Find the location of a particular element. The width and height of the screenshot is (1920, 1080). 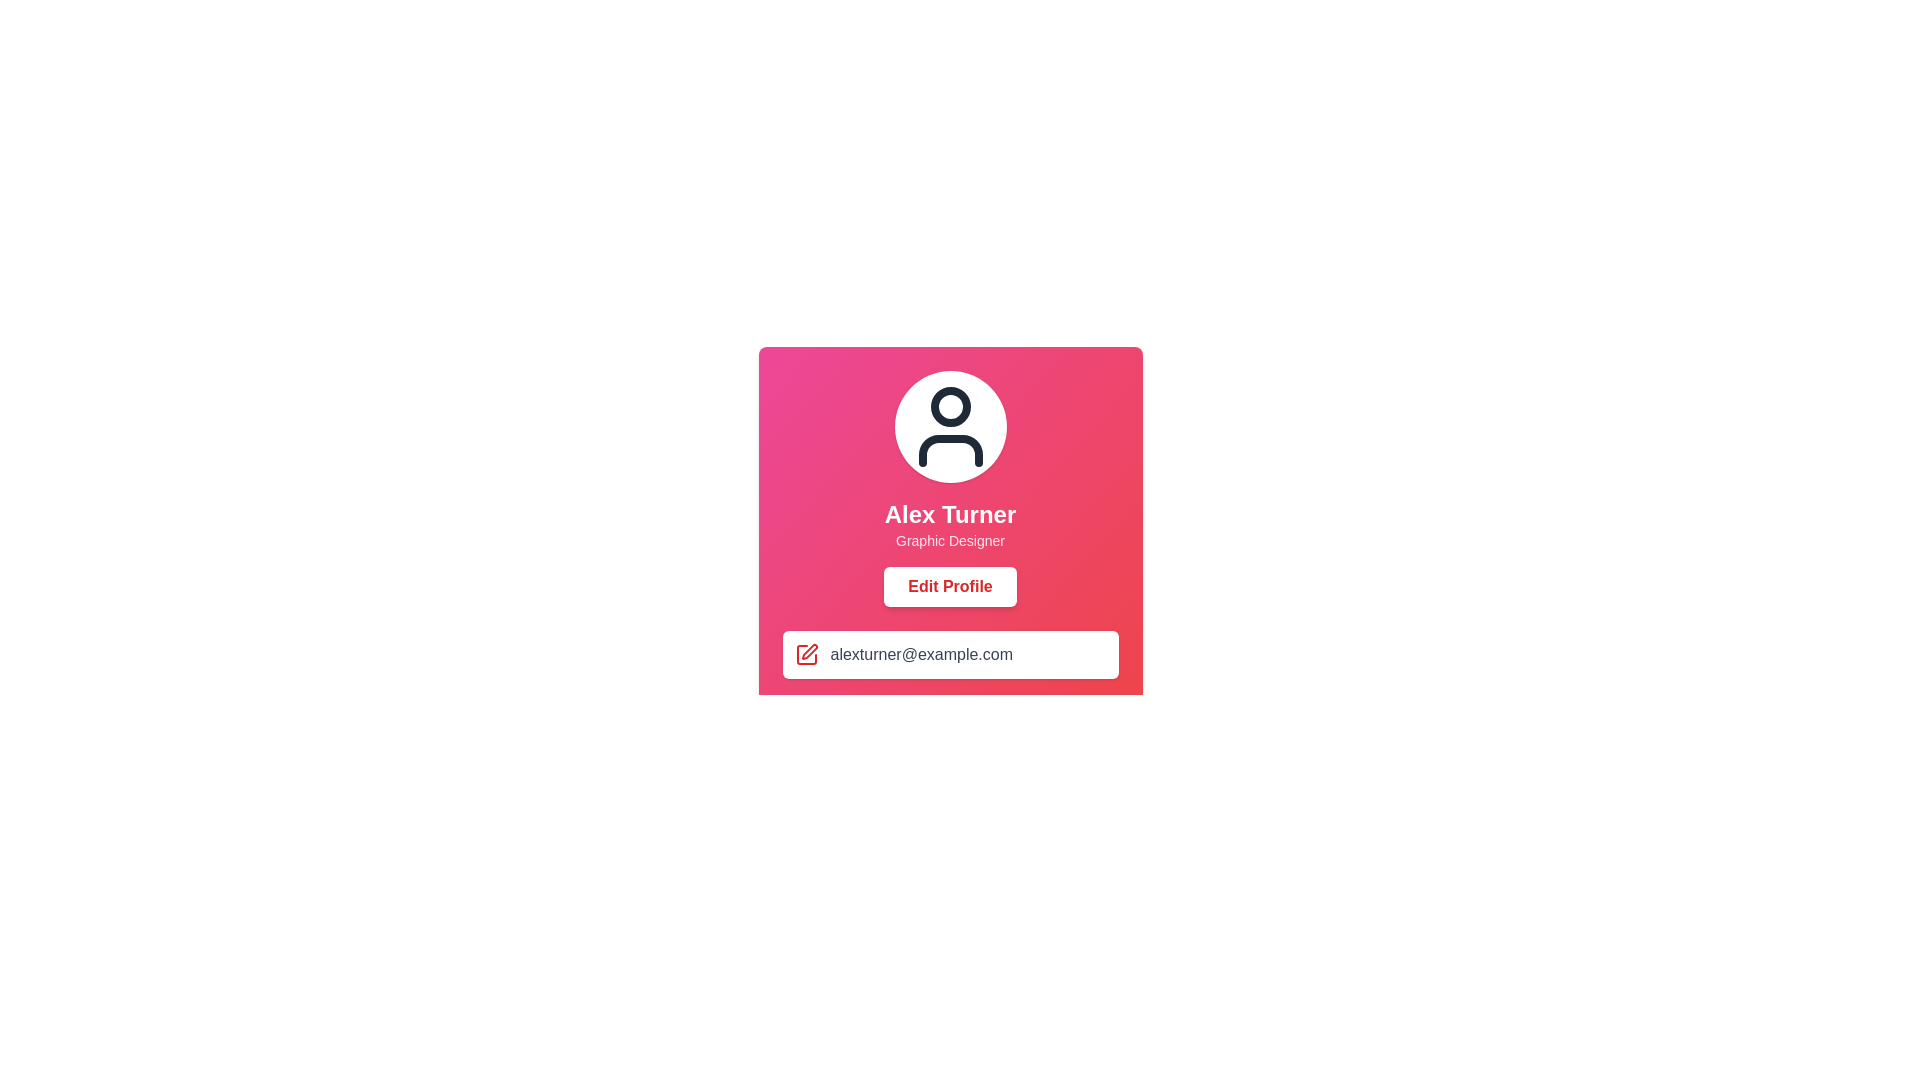

the edit icon located to the left of the email address field within the profile card is located at coordinates (806, 655).